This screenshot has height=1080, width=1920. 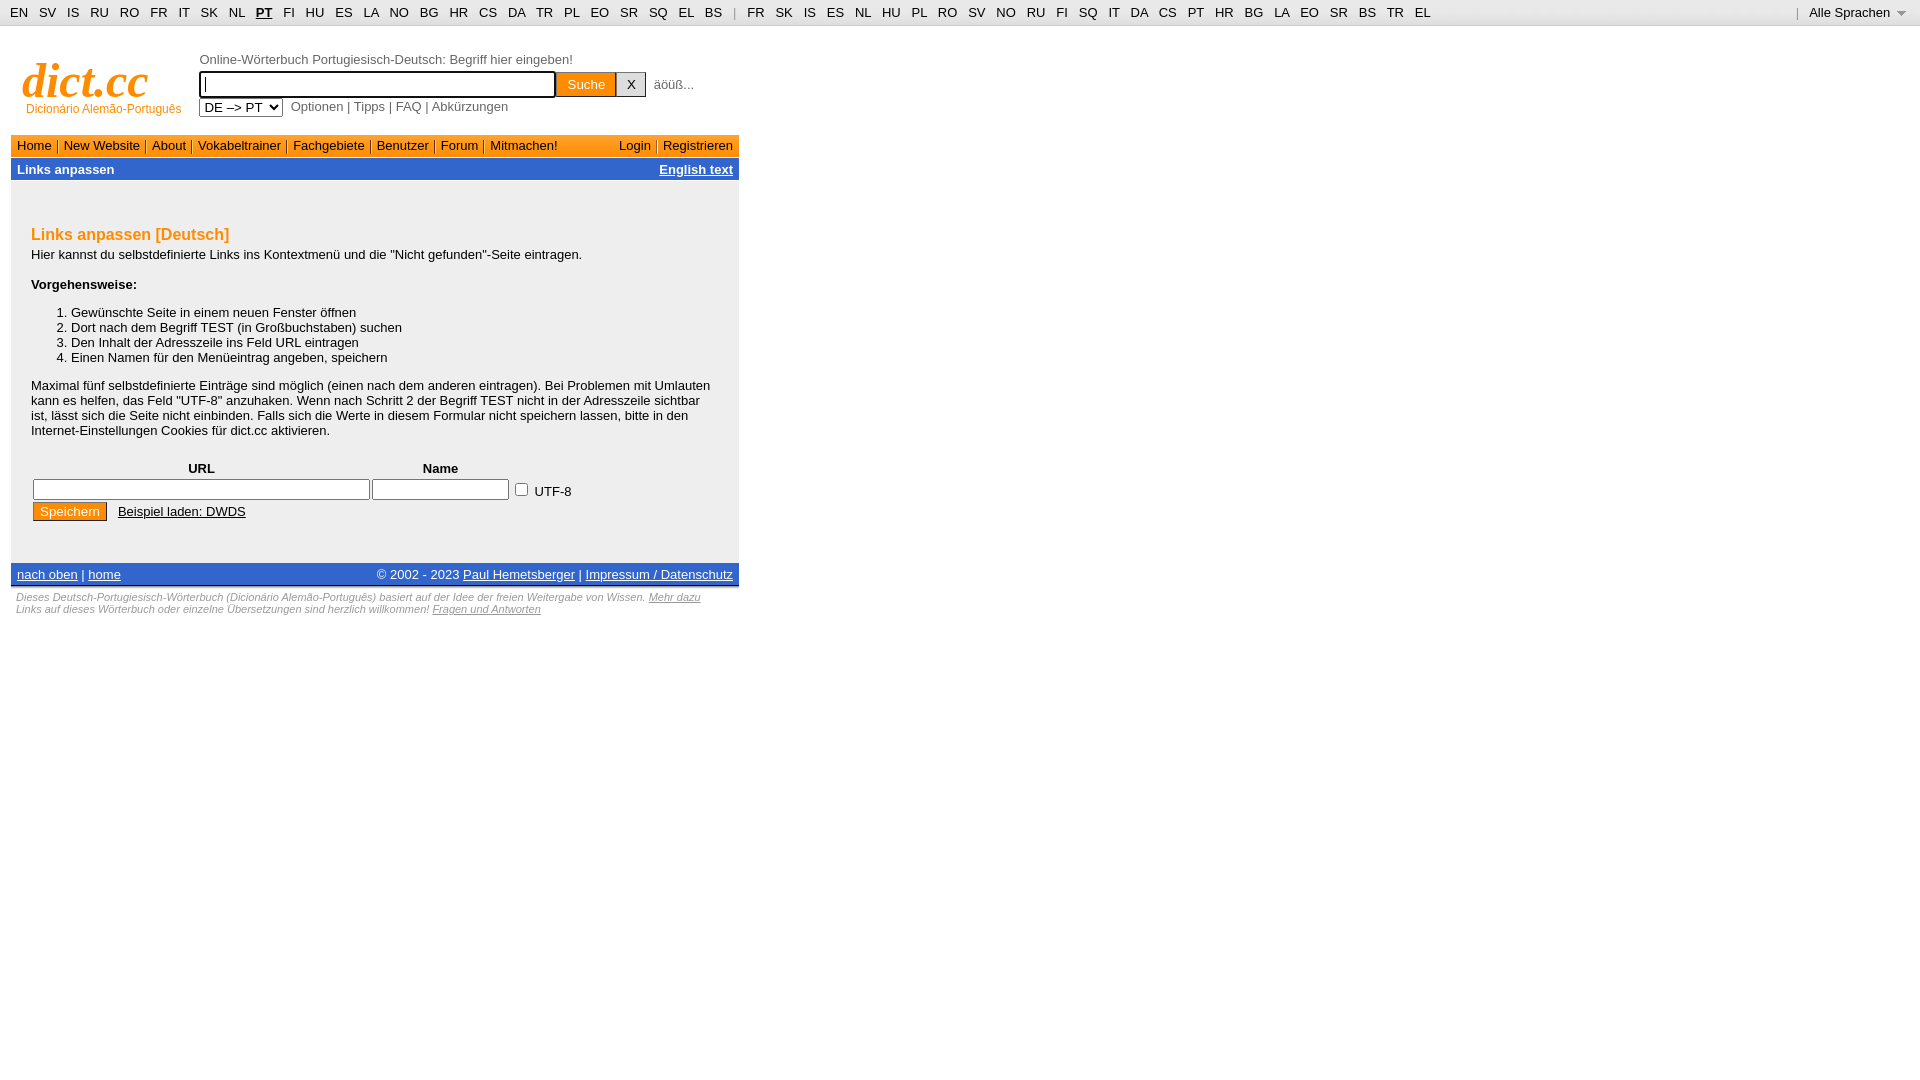 What do you see at coordinates (713, 12) in the screenshot?
I see `'BS'` at bounding box center [713, 12].